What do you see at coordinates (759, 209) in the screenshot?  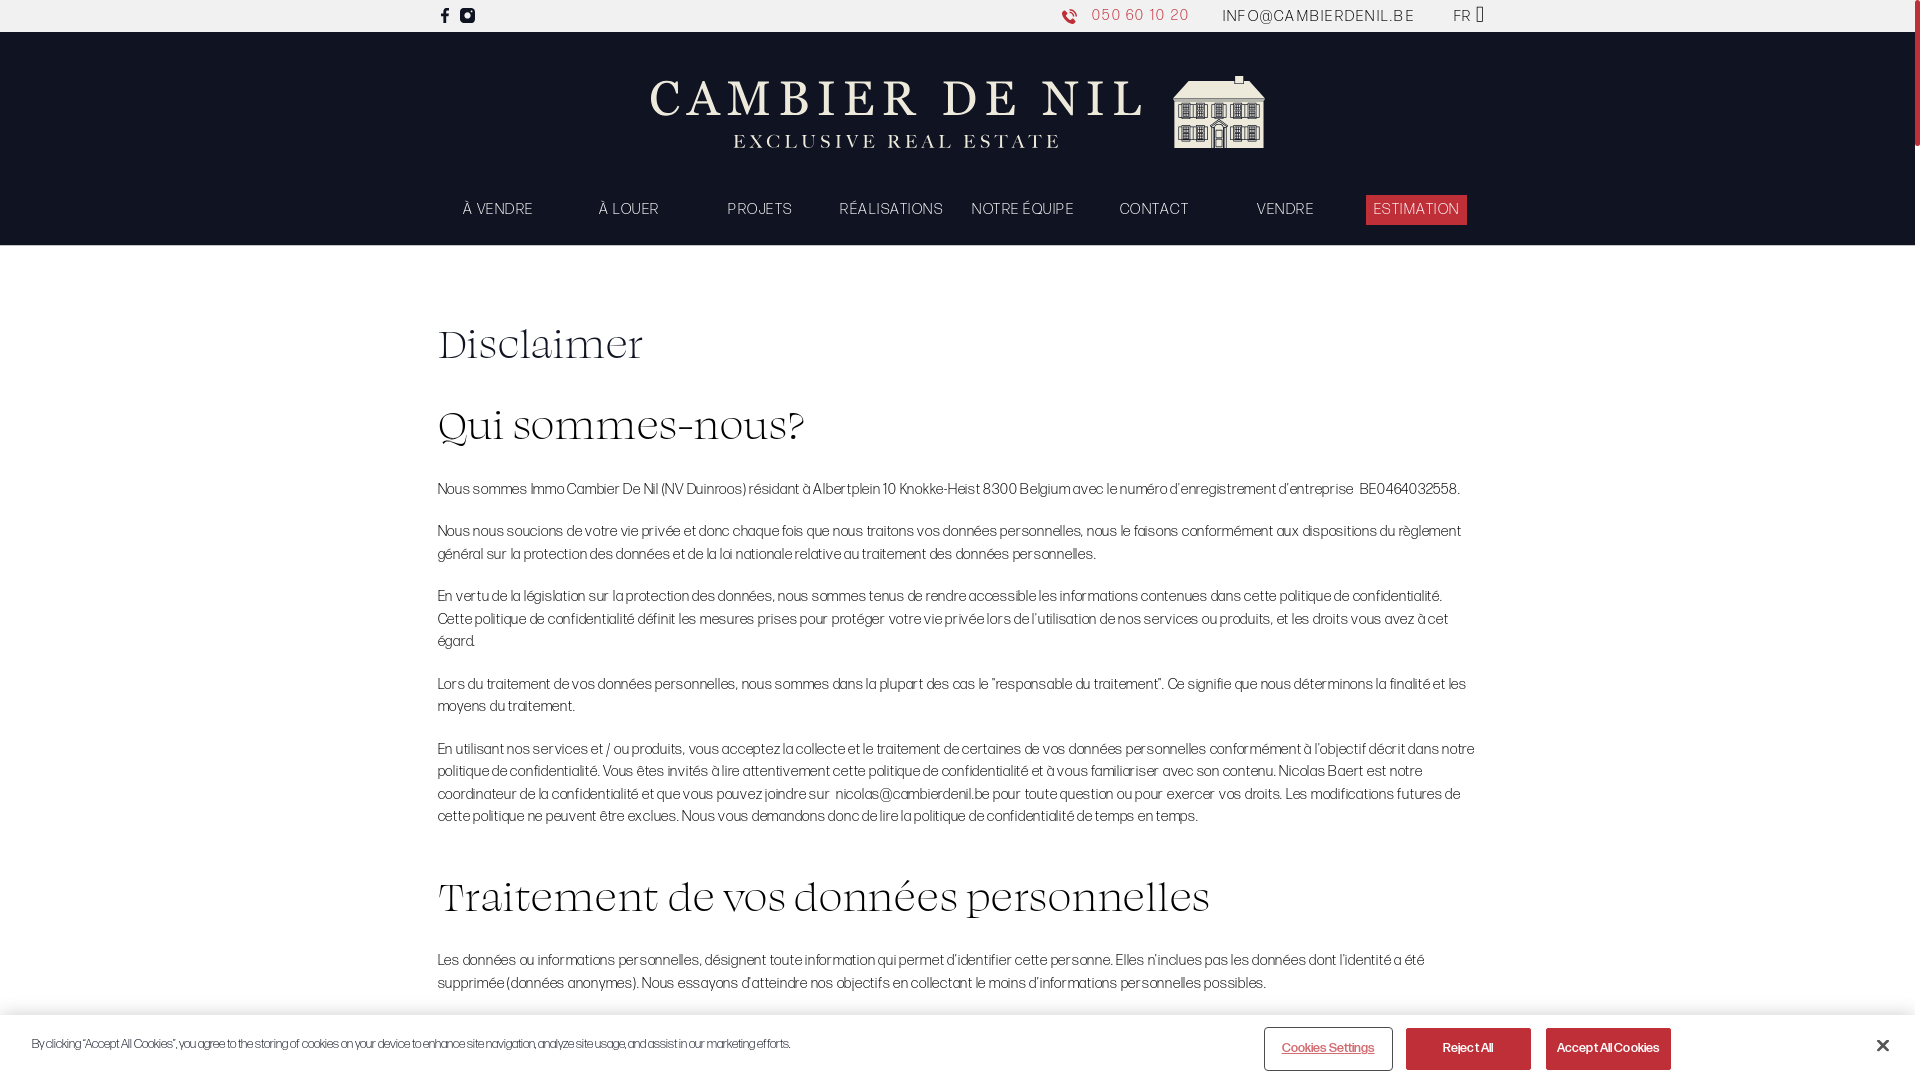 I see `'PROJETS'` at bounding box center [759, 209].